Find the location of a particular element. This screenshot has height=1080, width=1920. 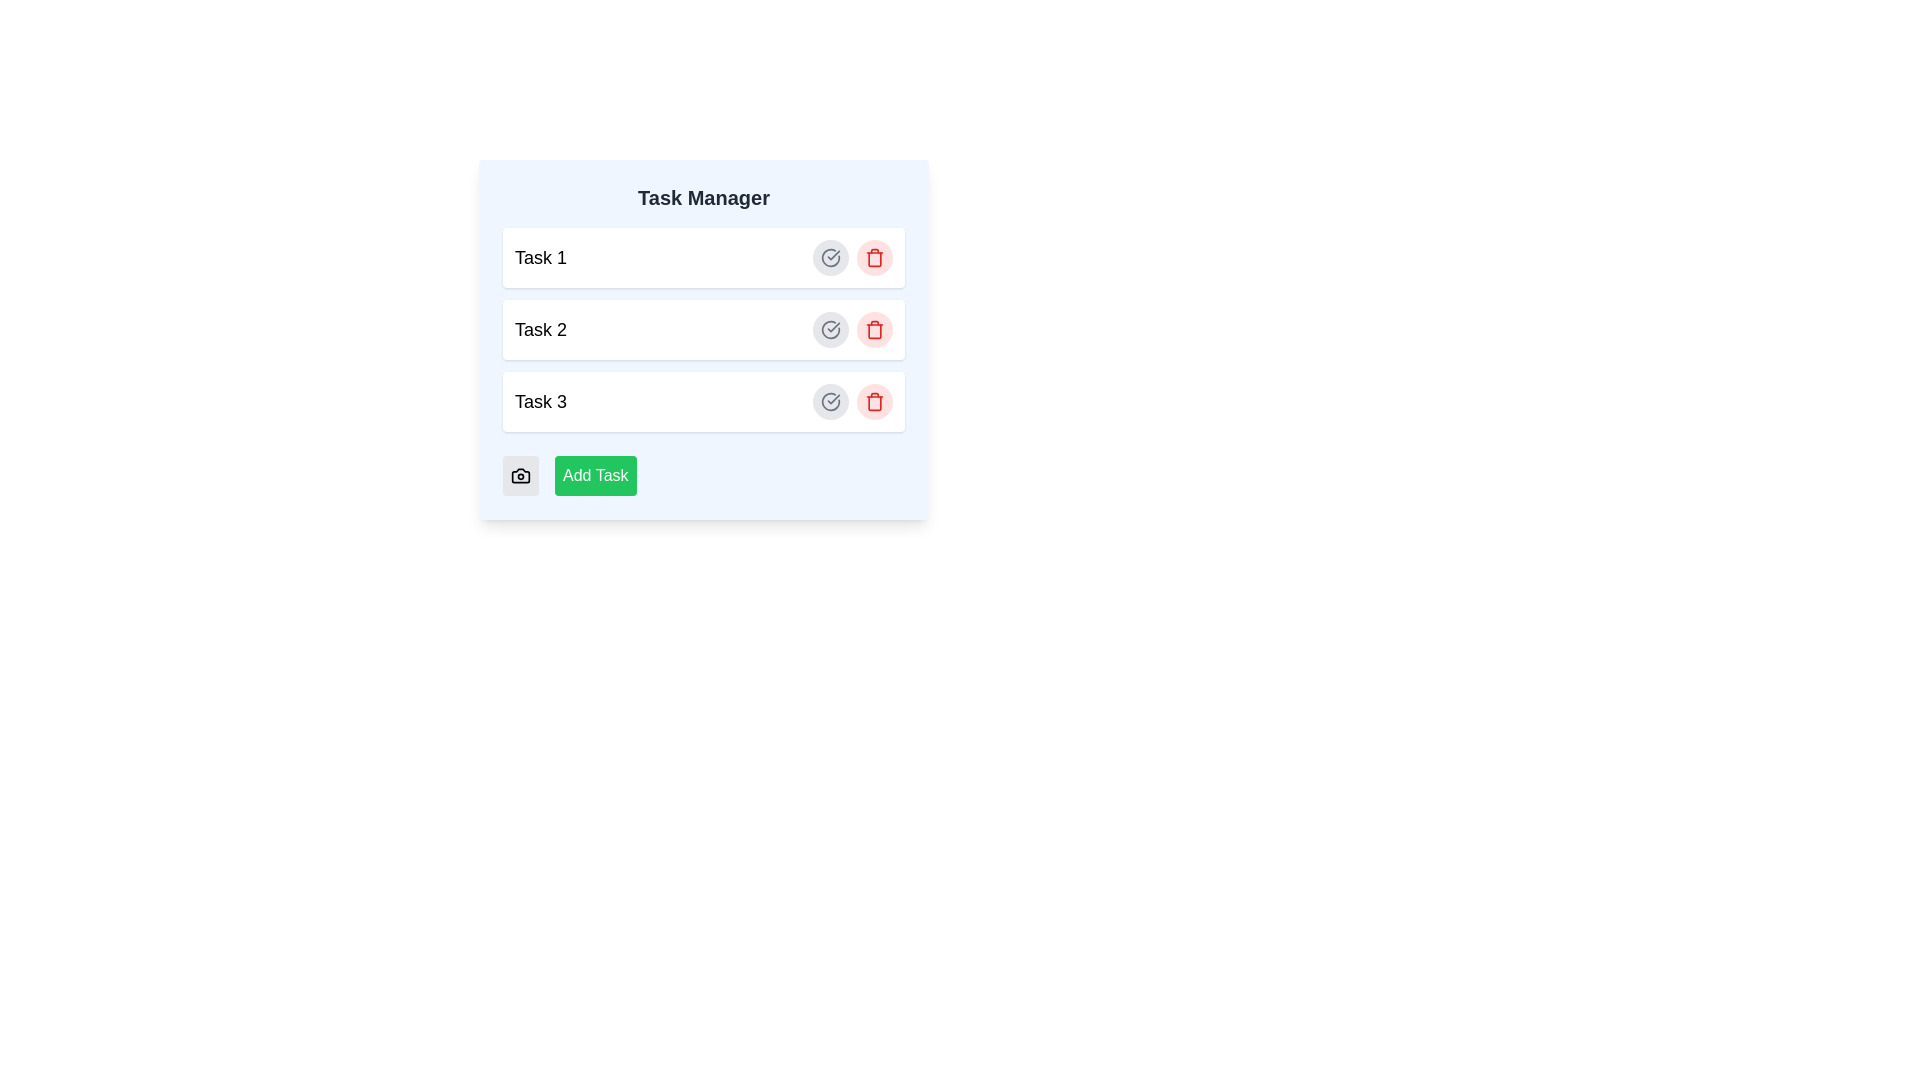

the rectangular button labeled 'Add Task' with a vivid green background is located at coordinates (594, 475).